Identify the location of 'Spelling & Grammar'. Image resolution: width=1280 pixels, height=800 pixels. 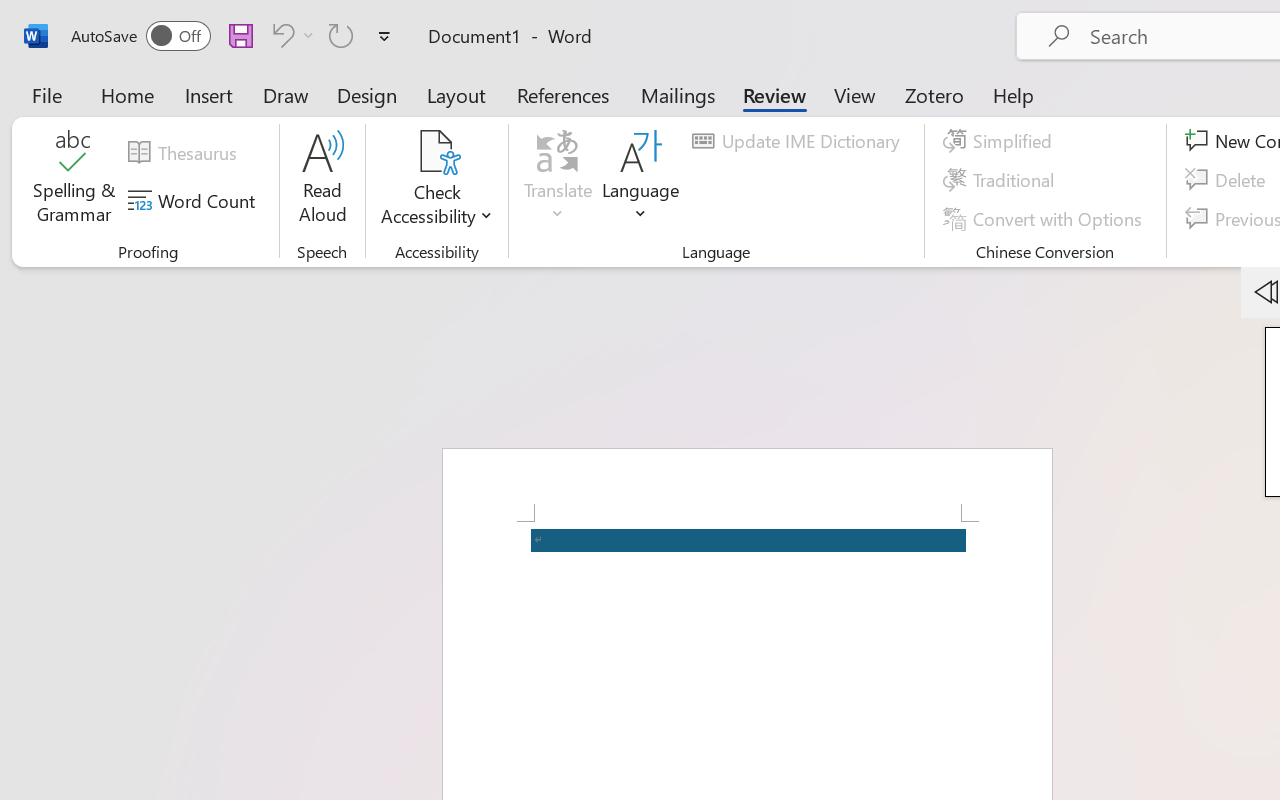
(74, 179).